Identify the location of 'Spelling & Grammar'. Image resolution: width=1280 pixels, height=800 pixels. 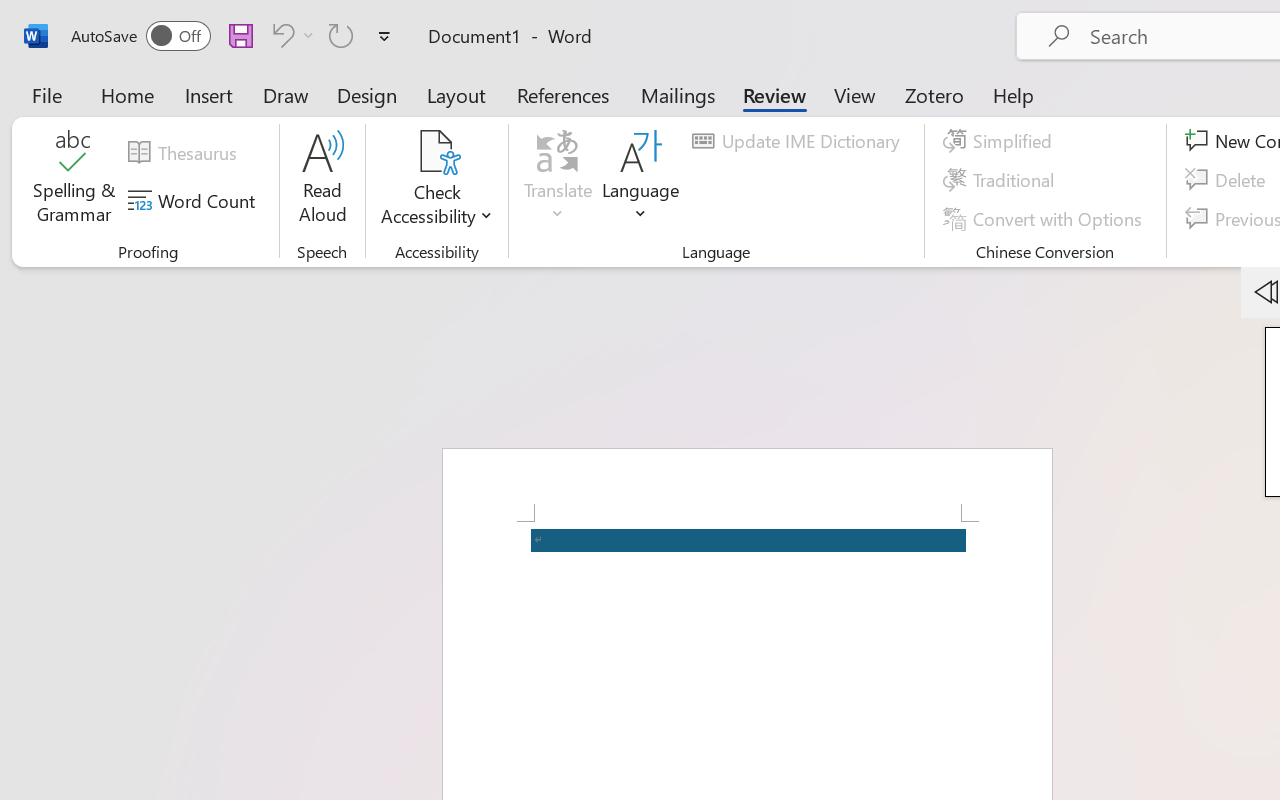
(74, 179).